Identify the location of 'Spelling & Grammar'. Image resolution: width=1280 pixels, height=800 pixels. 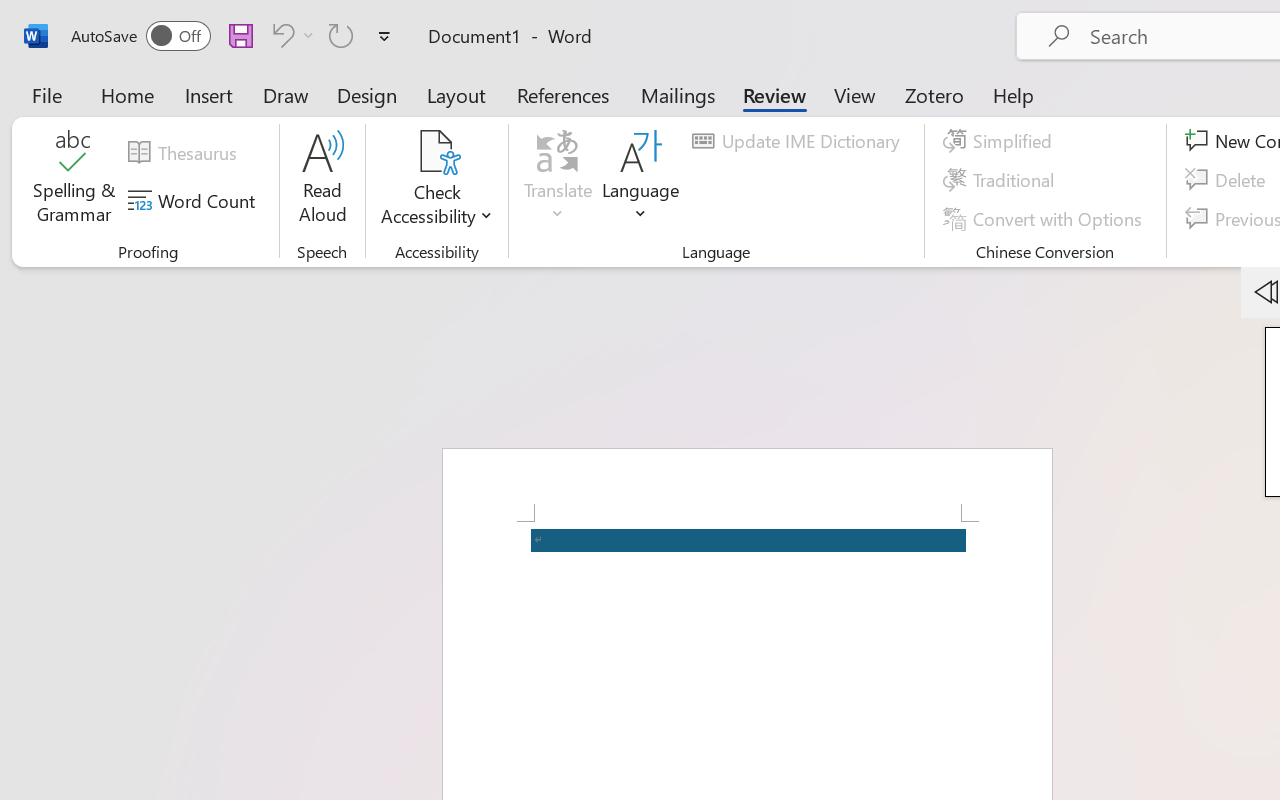
(74, 179).